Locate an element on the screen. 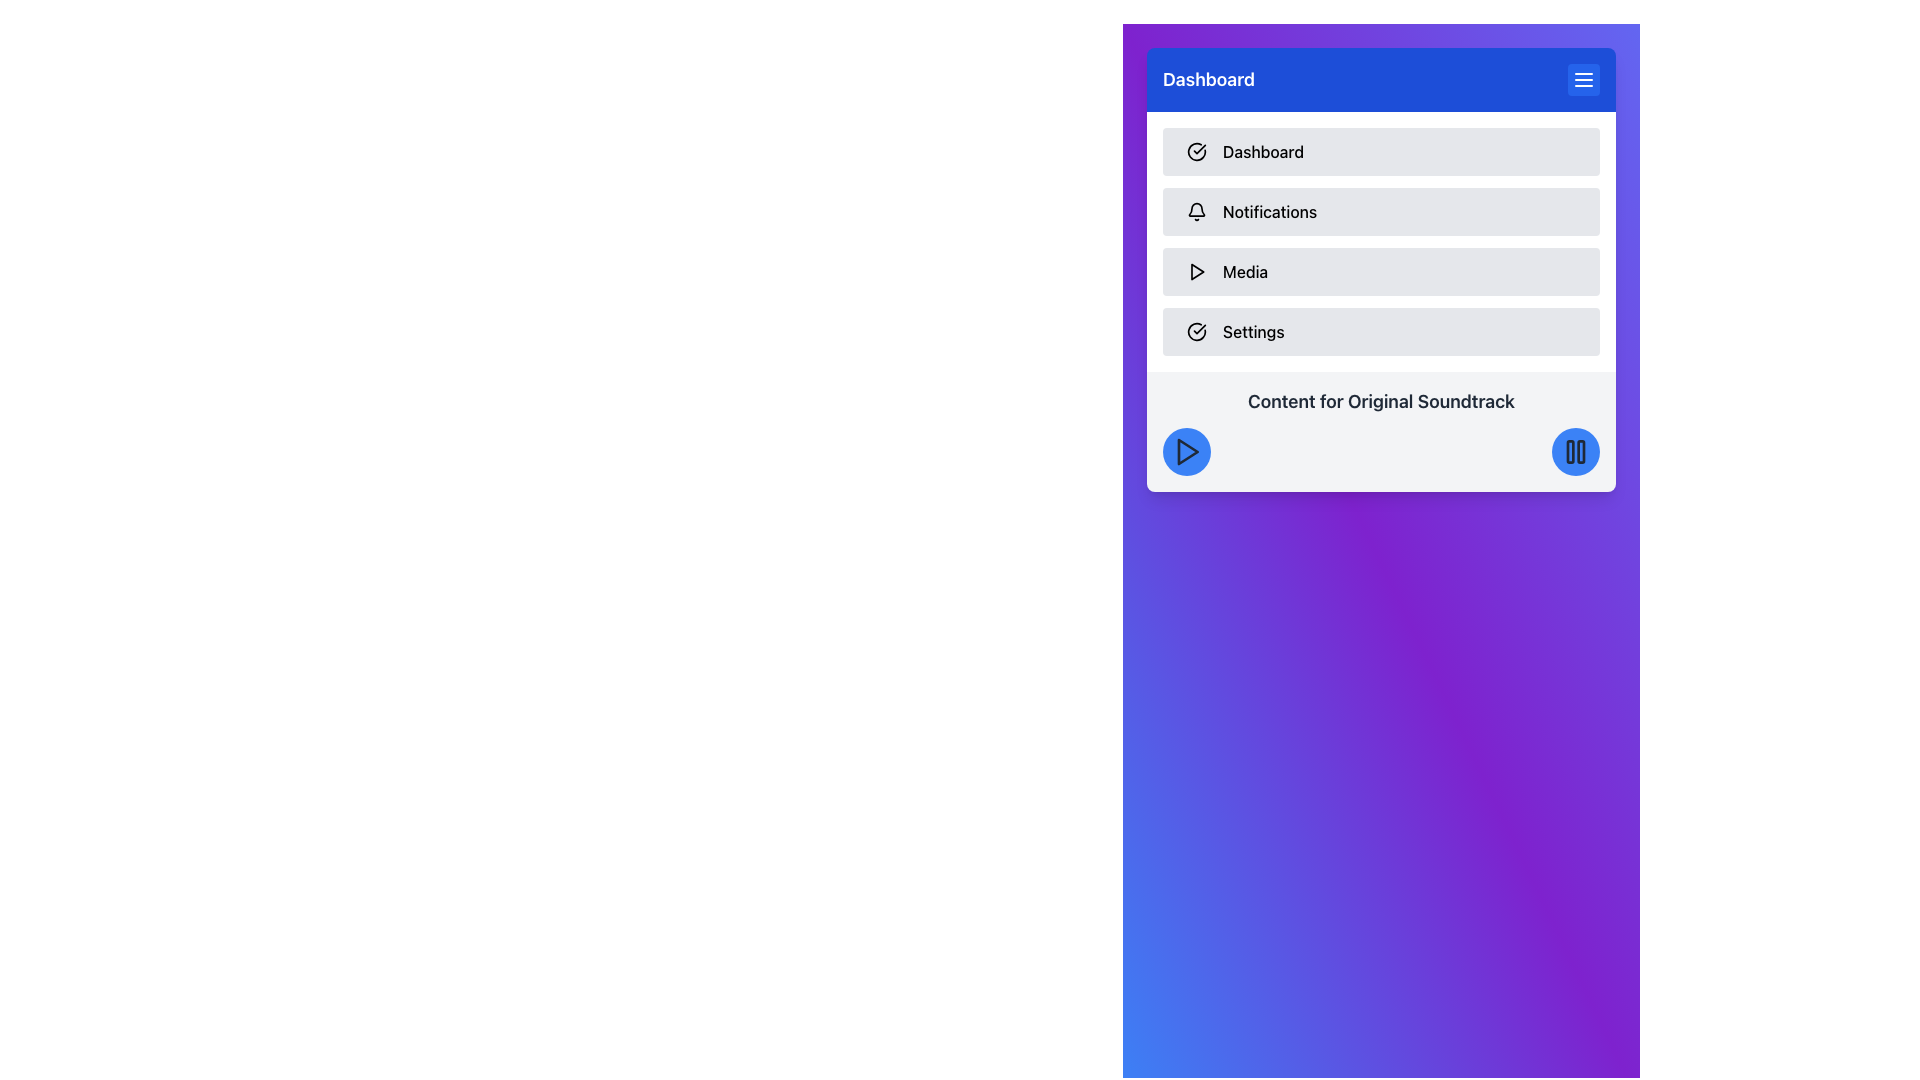 This screenshot has height=1080, width=1920. the button in the top-right corner of the header bar that toggles the visibility of the navigation menu, which is aligned with the 'Dashboard' label, to trigger hover effects is located at coordinates (1583, 79).